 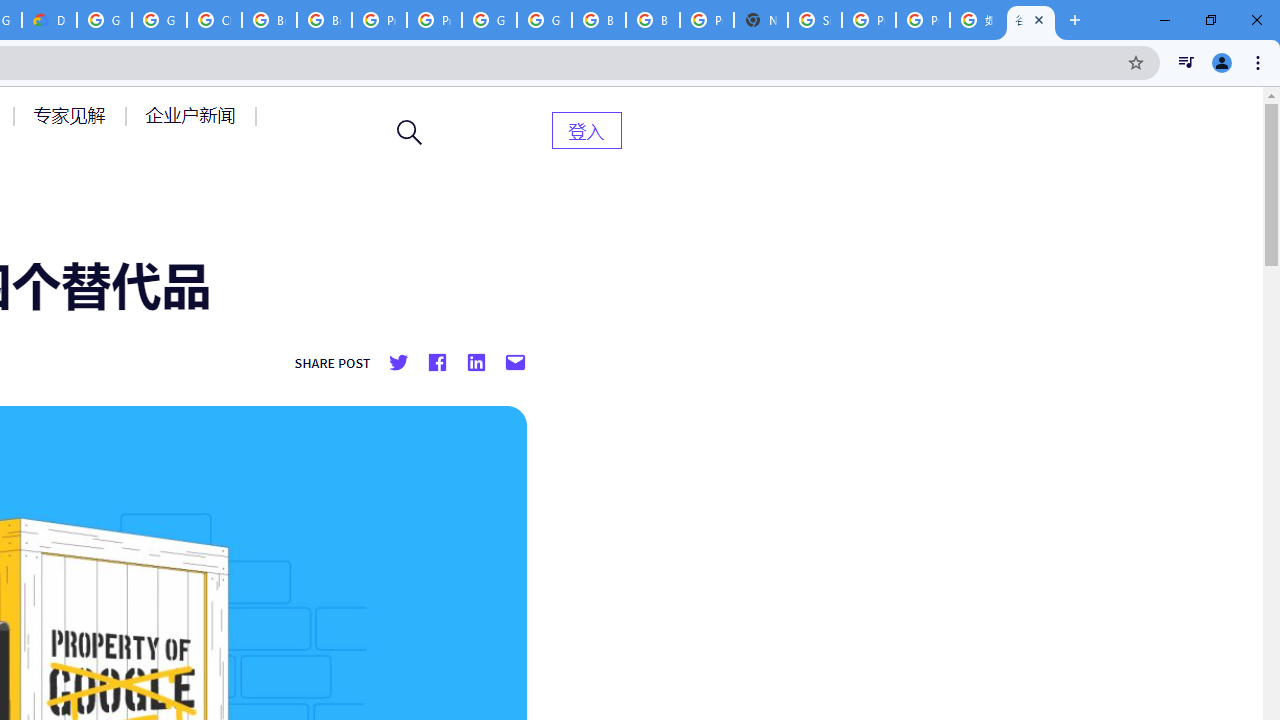 What do you see at coordinates (72, 115) in the screenshot?
I see `'AutomationID: menu-item-77764'` at bounding box center [72, 115].